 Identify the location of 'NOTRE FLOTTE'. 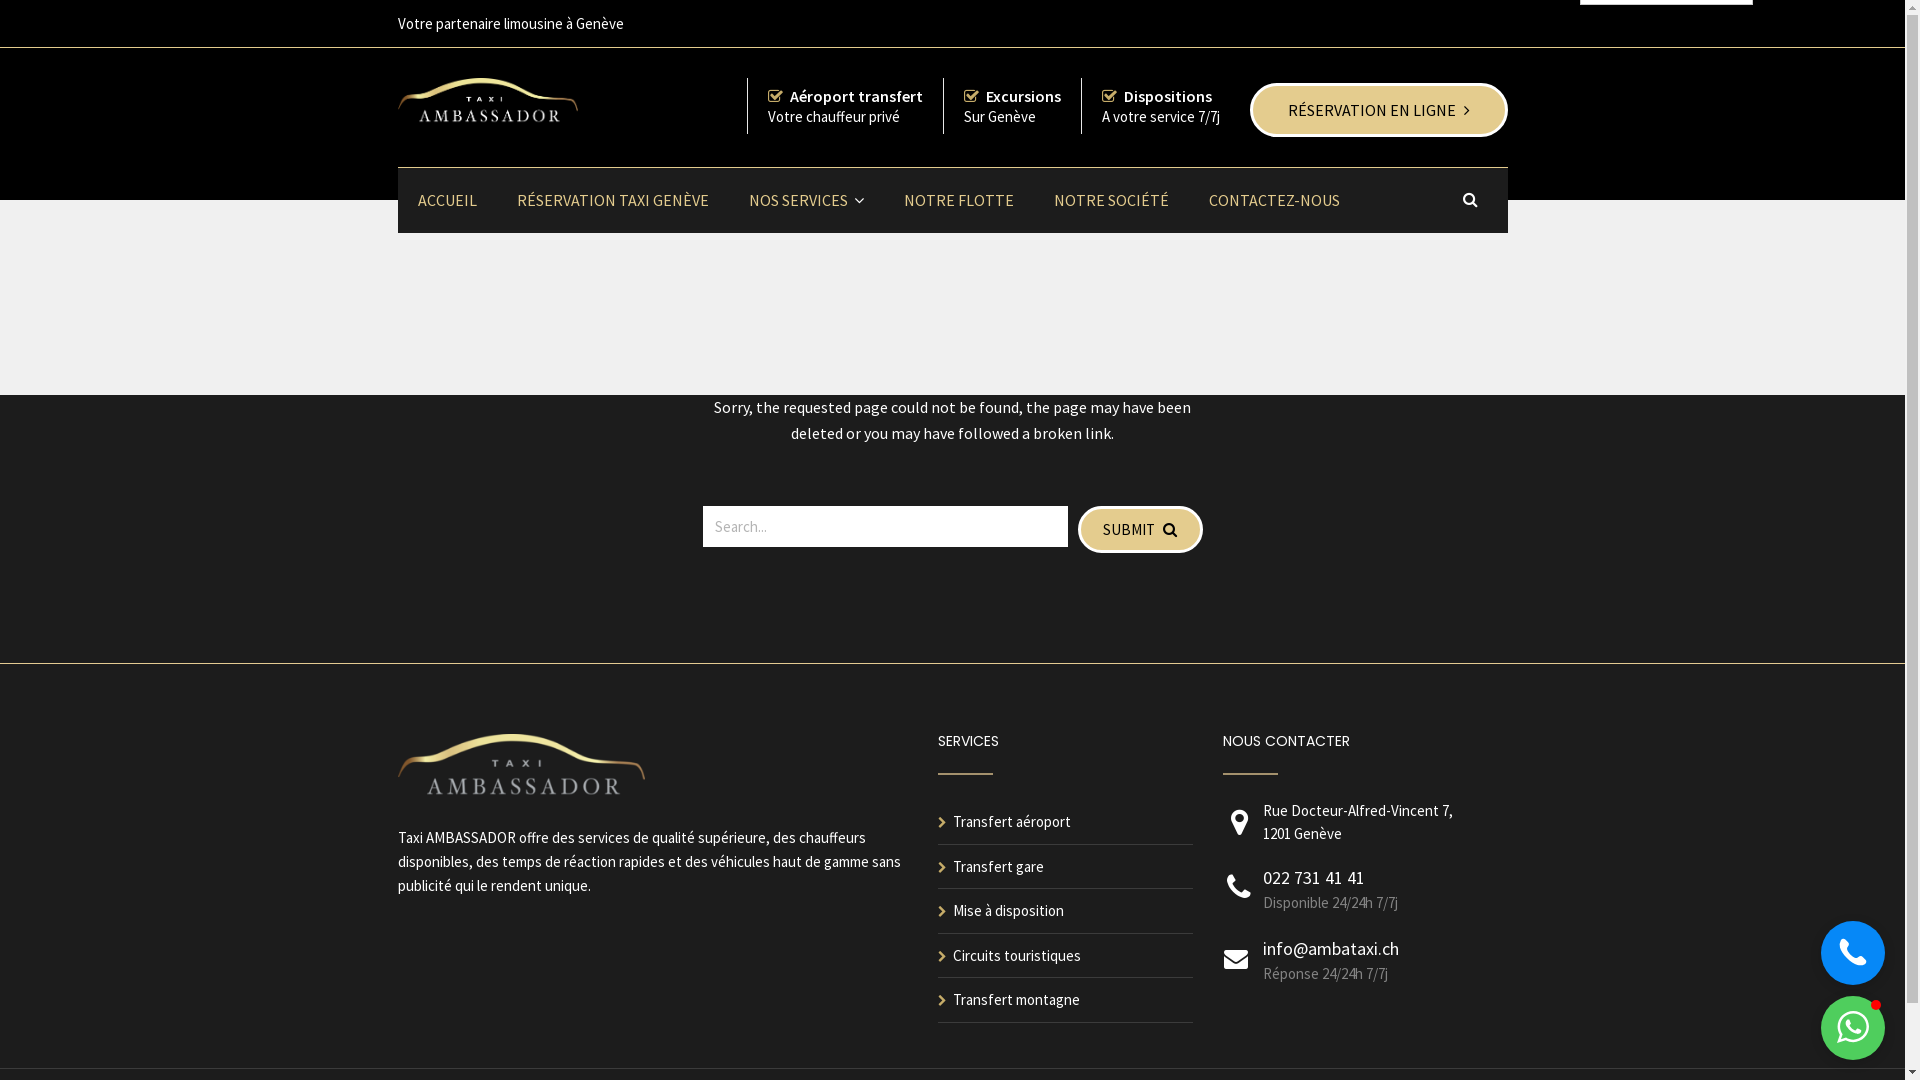
(958, 200).